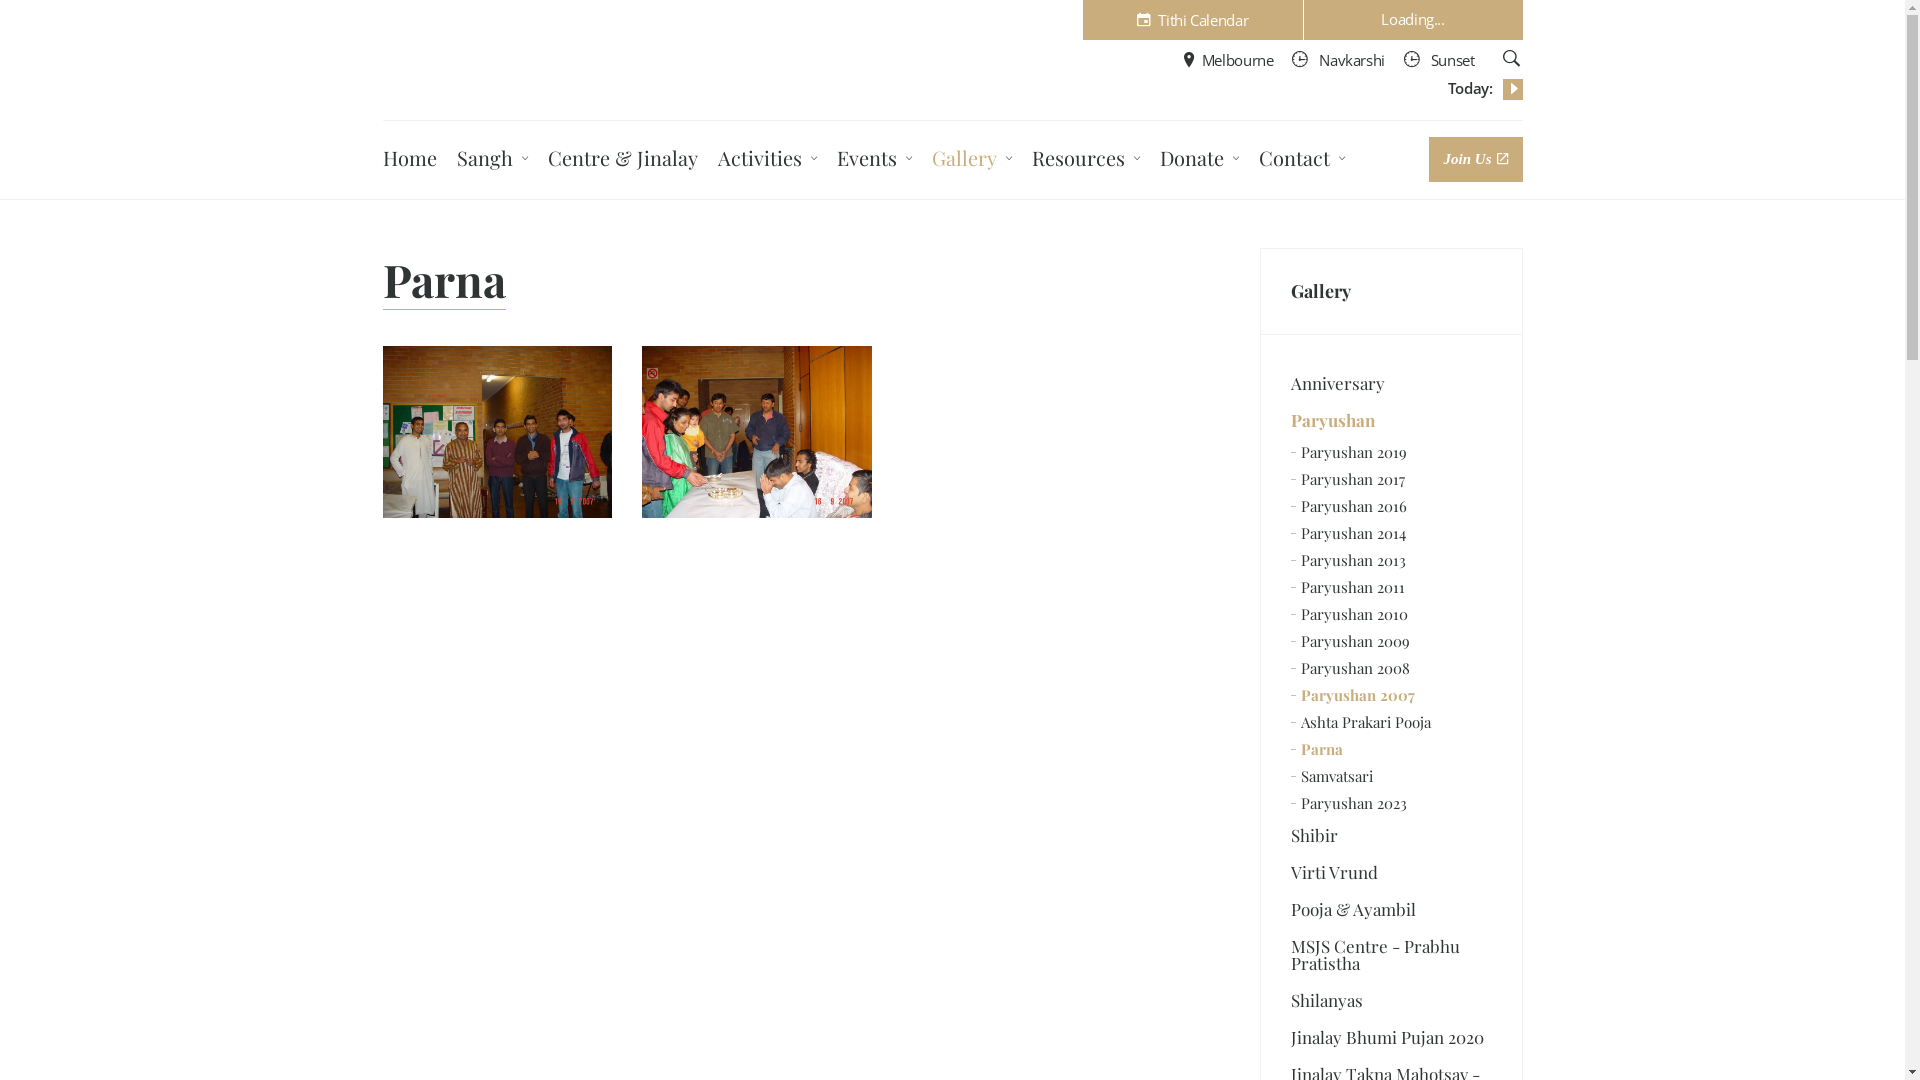 The height and width of the screenshot is (1080, 1920). Describe the element at coordinates (1390, 909) in the screenshot. I see `'Pooja & Ayambil'` at that location.